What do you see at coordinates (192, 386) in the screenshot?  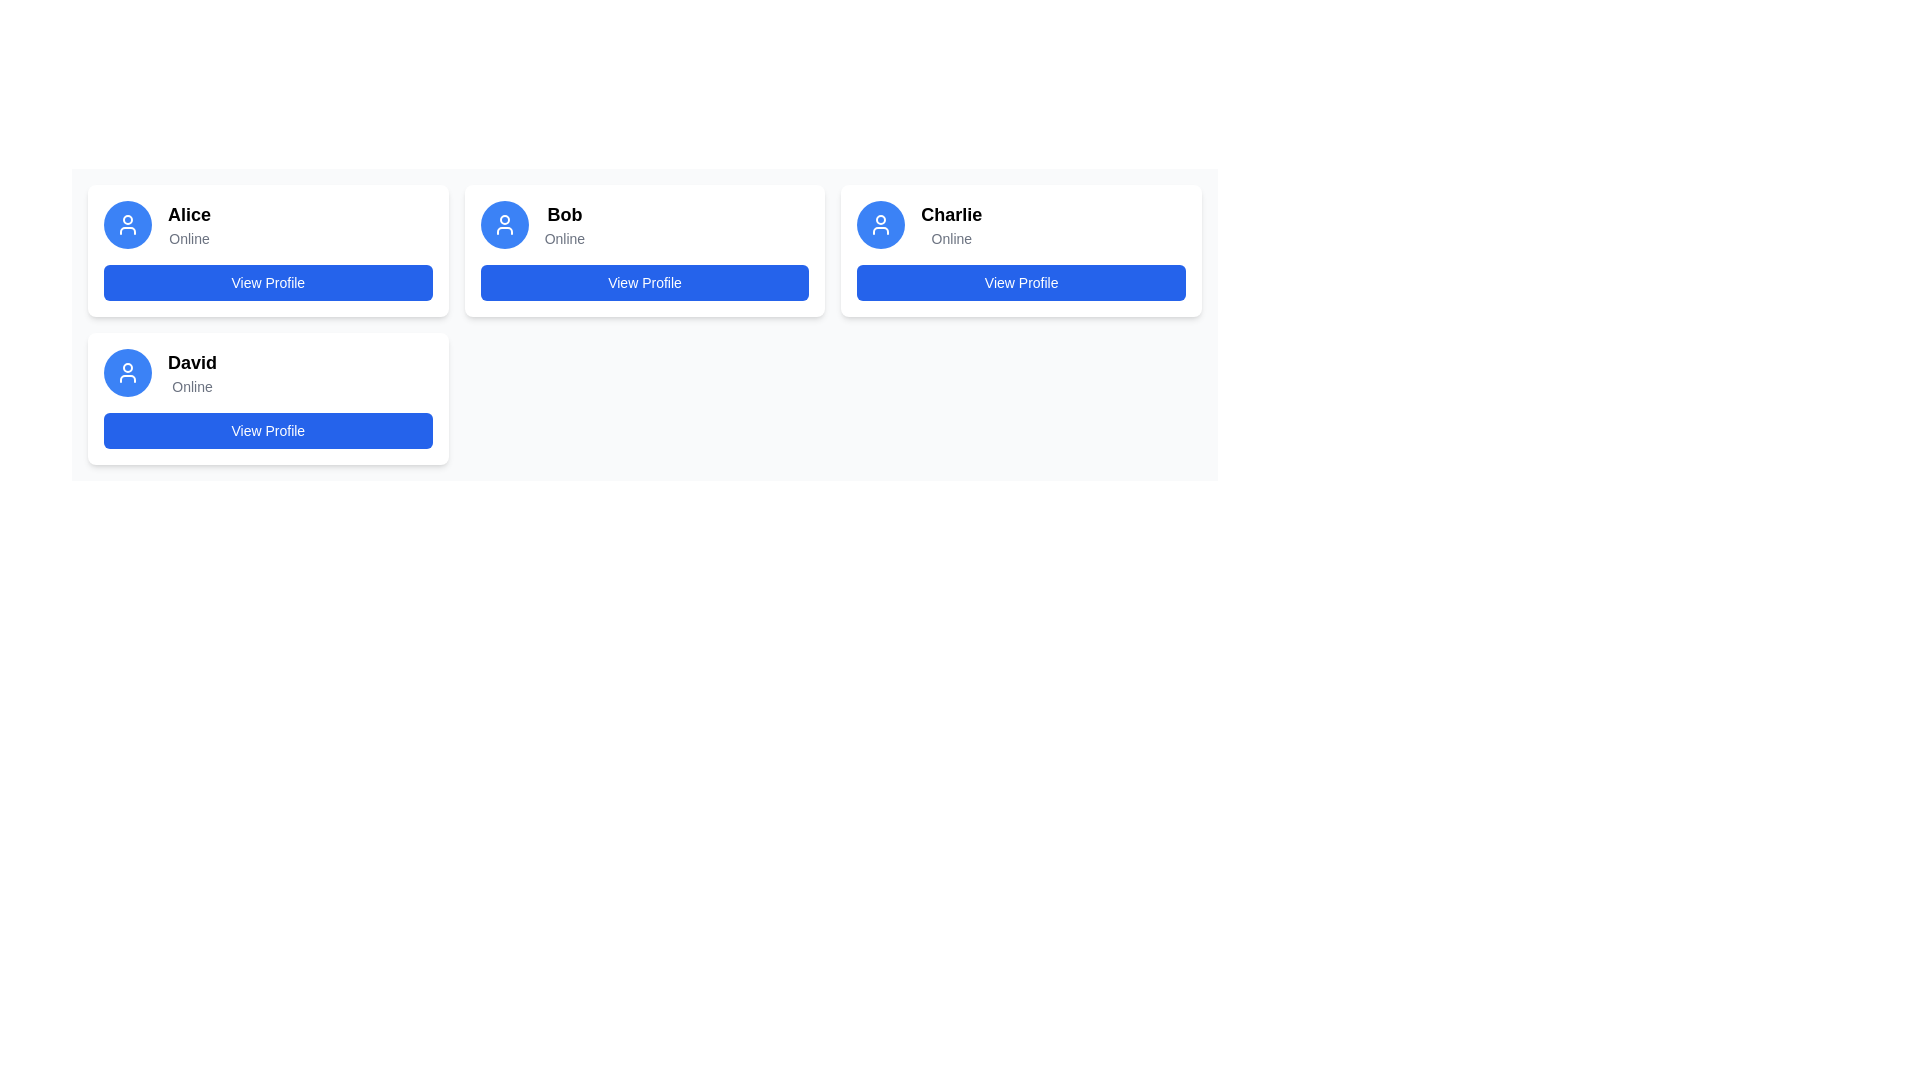 I see `the status text of the 'Online' indicator located in David's user card, positioned below the name 'David' and above the 'View Profile' button` at bounding box center [192, 386].